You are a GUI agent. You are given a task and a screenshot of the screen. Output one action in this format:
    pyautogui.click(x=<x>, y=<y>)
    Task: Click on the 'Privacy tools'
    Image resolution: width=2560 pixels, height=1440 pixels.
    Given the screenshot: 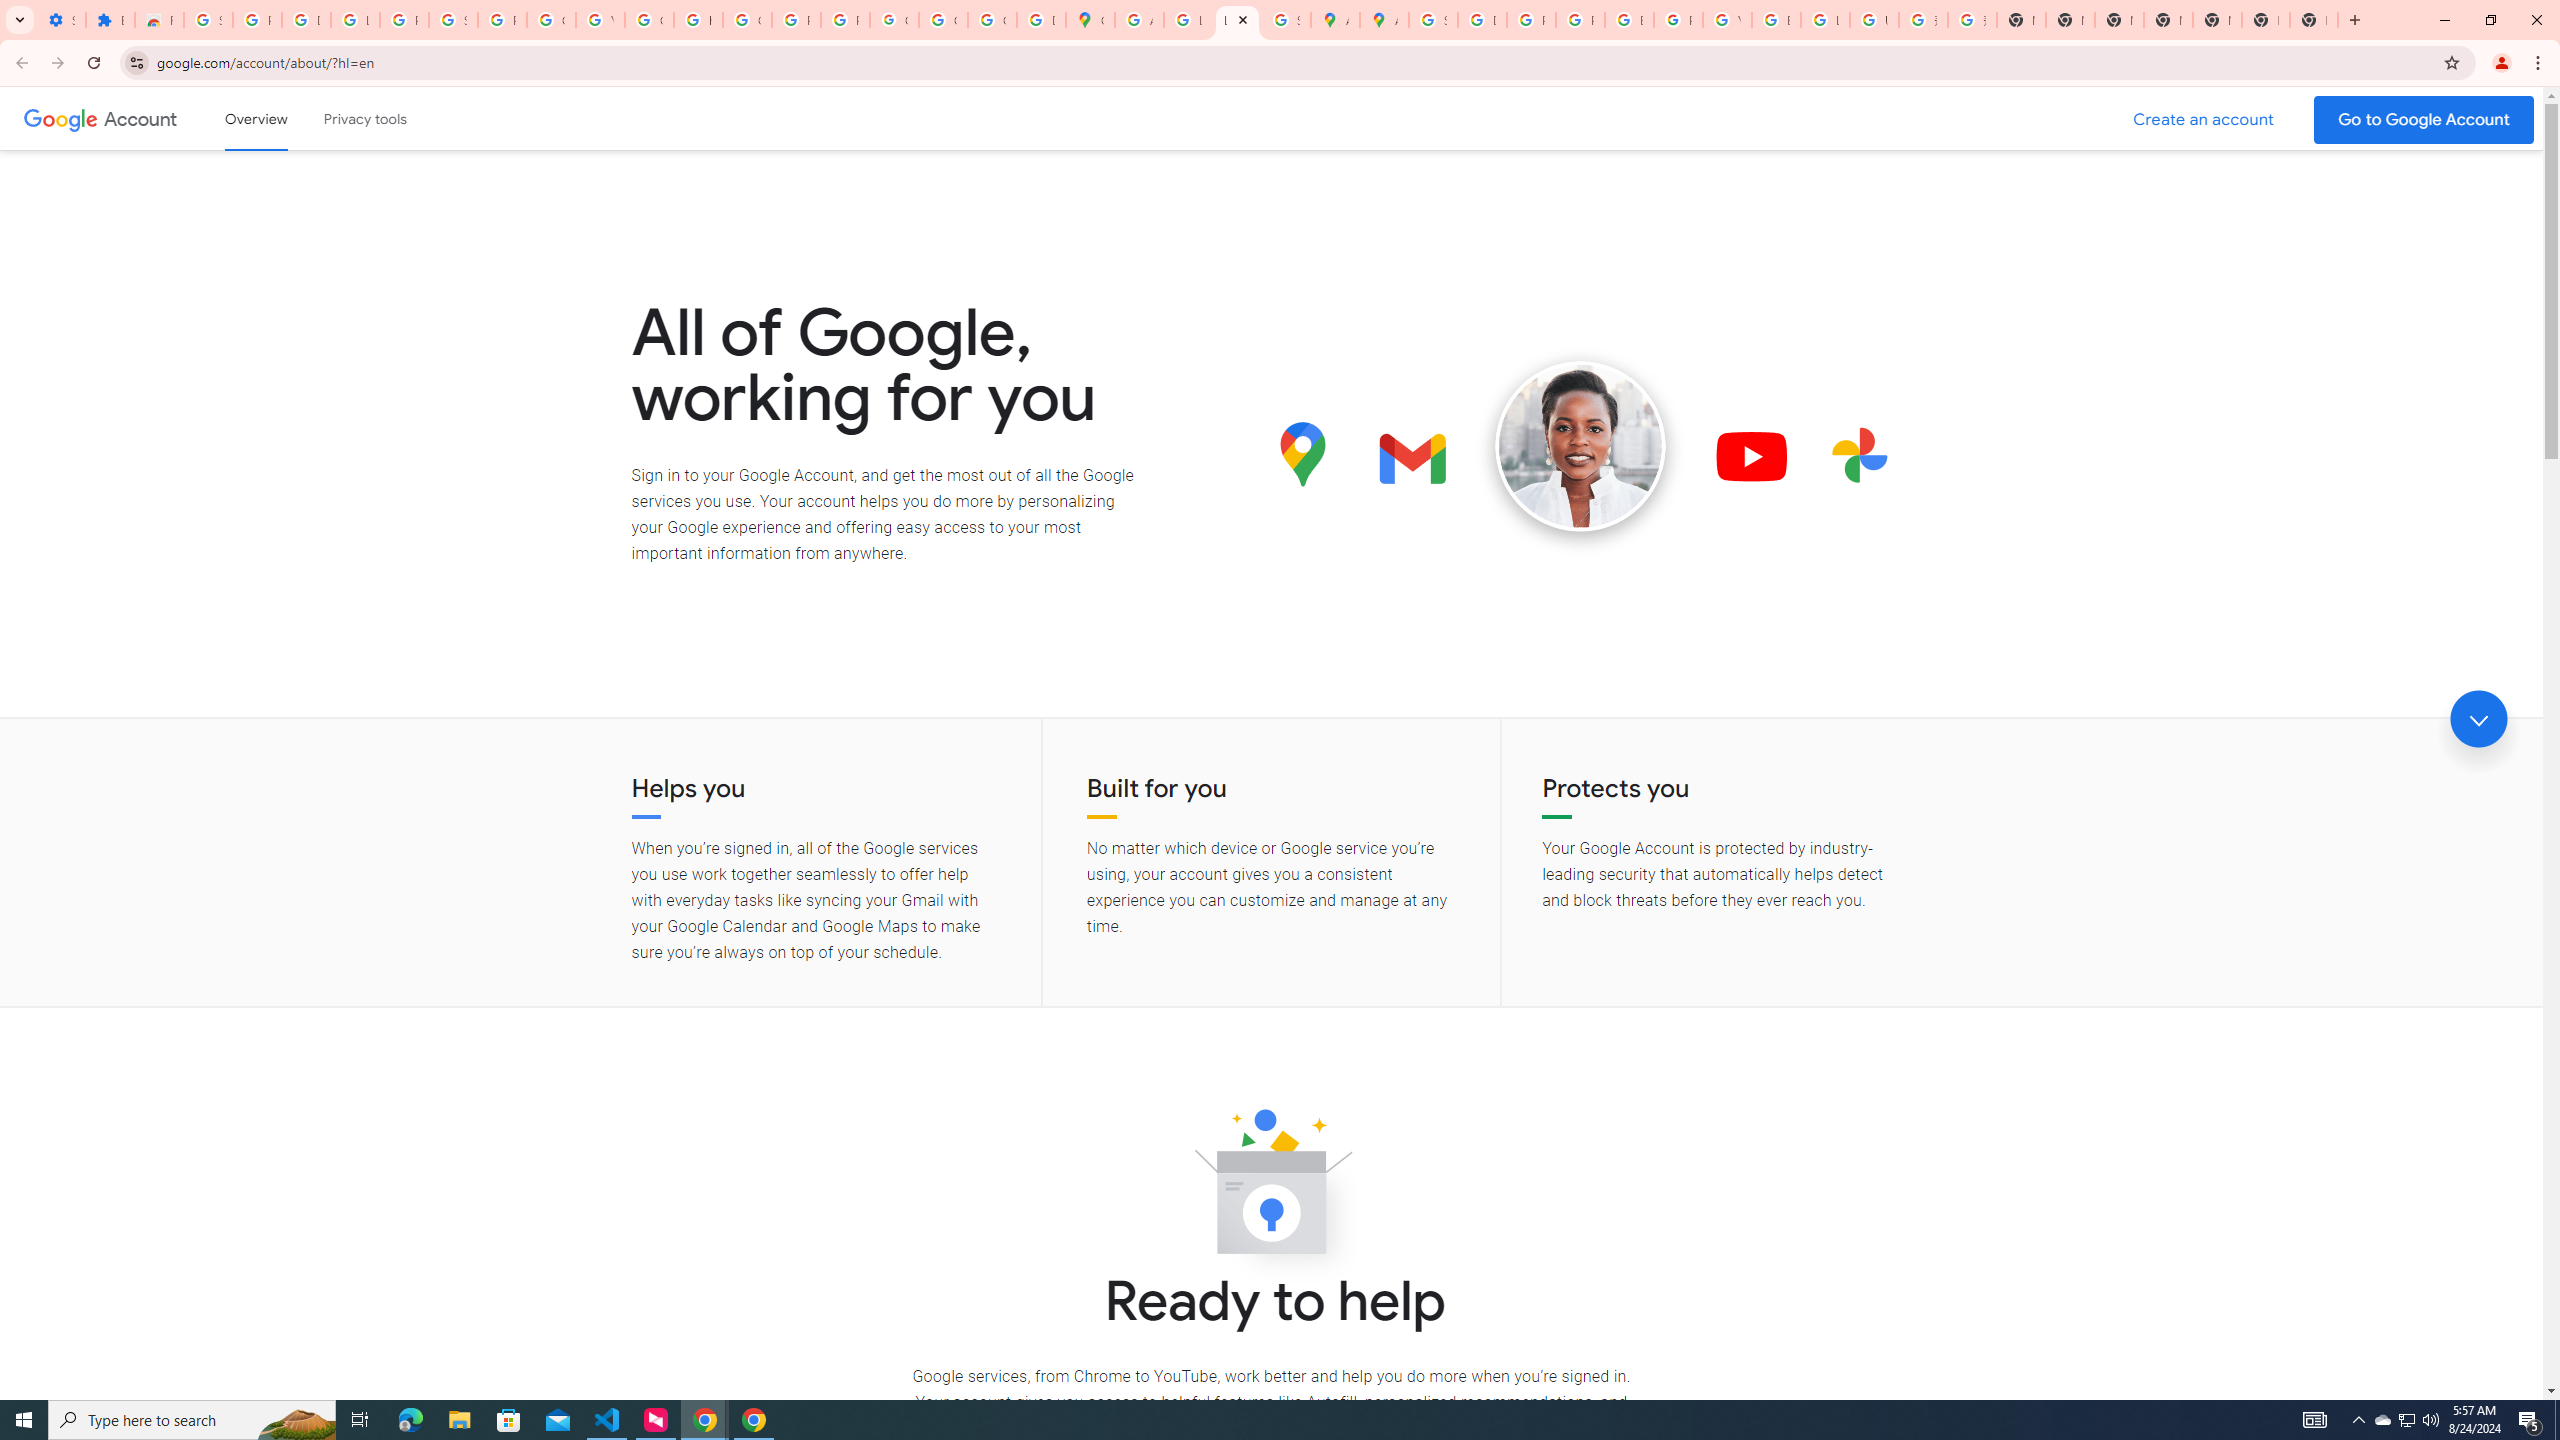 What is the action you would take?
    pyautogui.click(x=363, y=118)
    